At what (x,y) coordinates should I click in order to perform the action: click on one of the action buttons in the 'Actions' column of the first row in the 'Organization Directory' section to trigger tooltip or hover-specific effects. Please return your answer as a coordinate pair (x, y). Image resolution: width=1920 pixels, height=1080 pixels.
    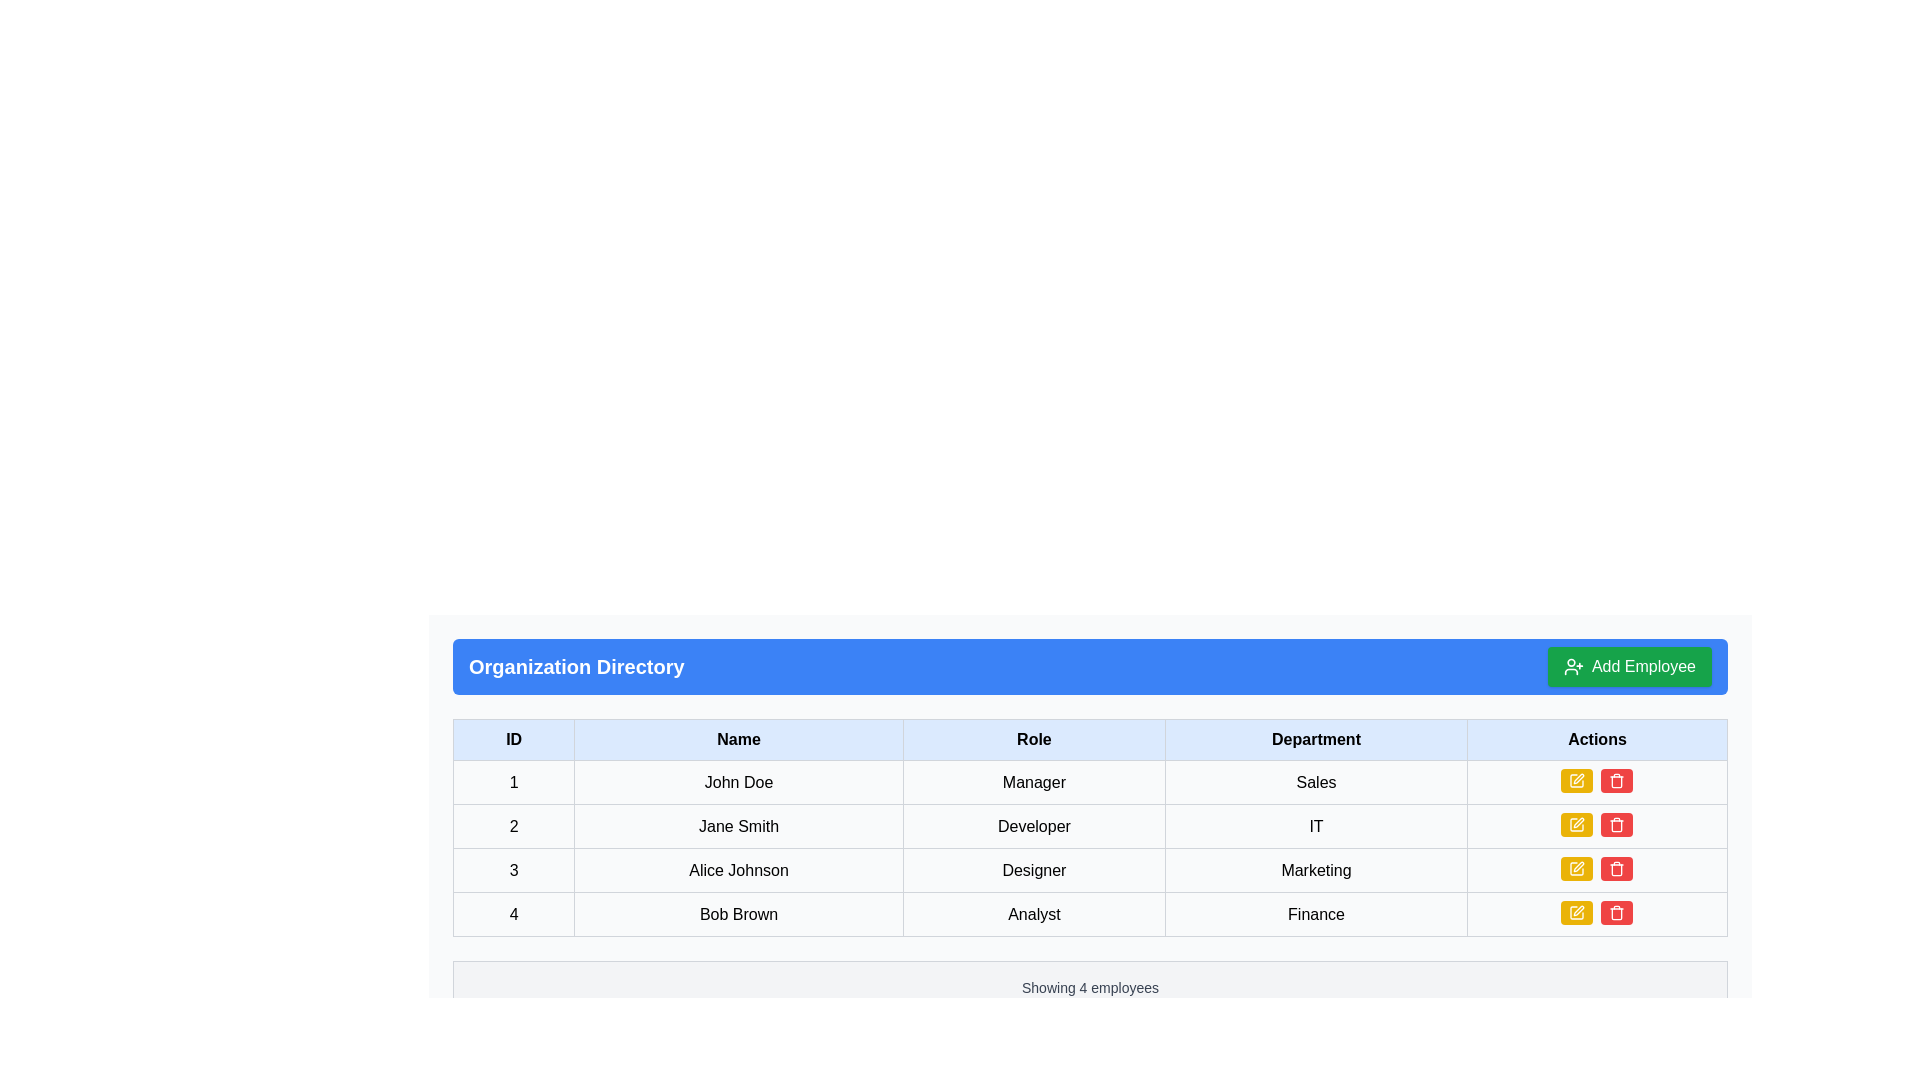
    Looking at the image, I should click on (1596, 781).